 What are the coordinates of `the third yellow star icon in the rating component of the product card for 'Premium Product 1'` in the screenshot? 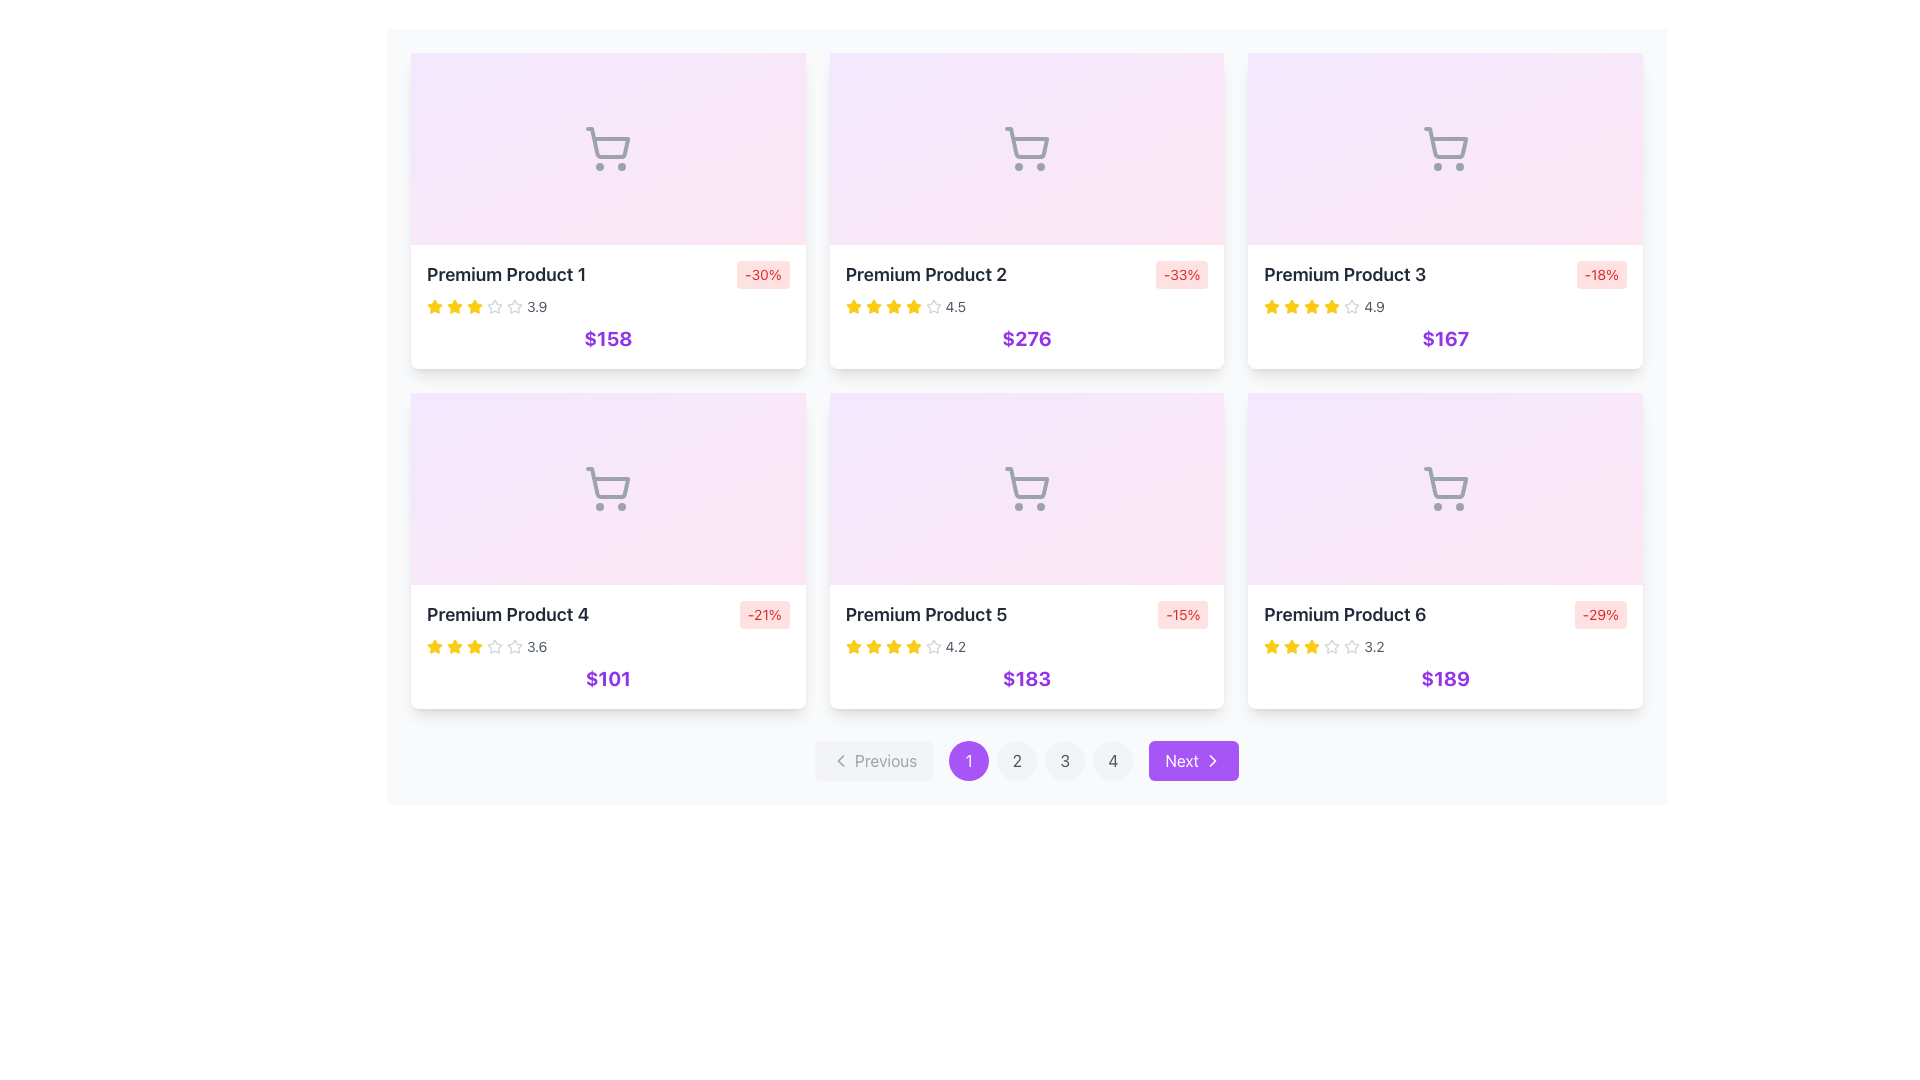 It's located at (454, 307).